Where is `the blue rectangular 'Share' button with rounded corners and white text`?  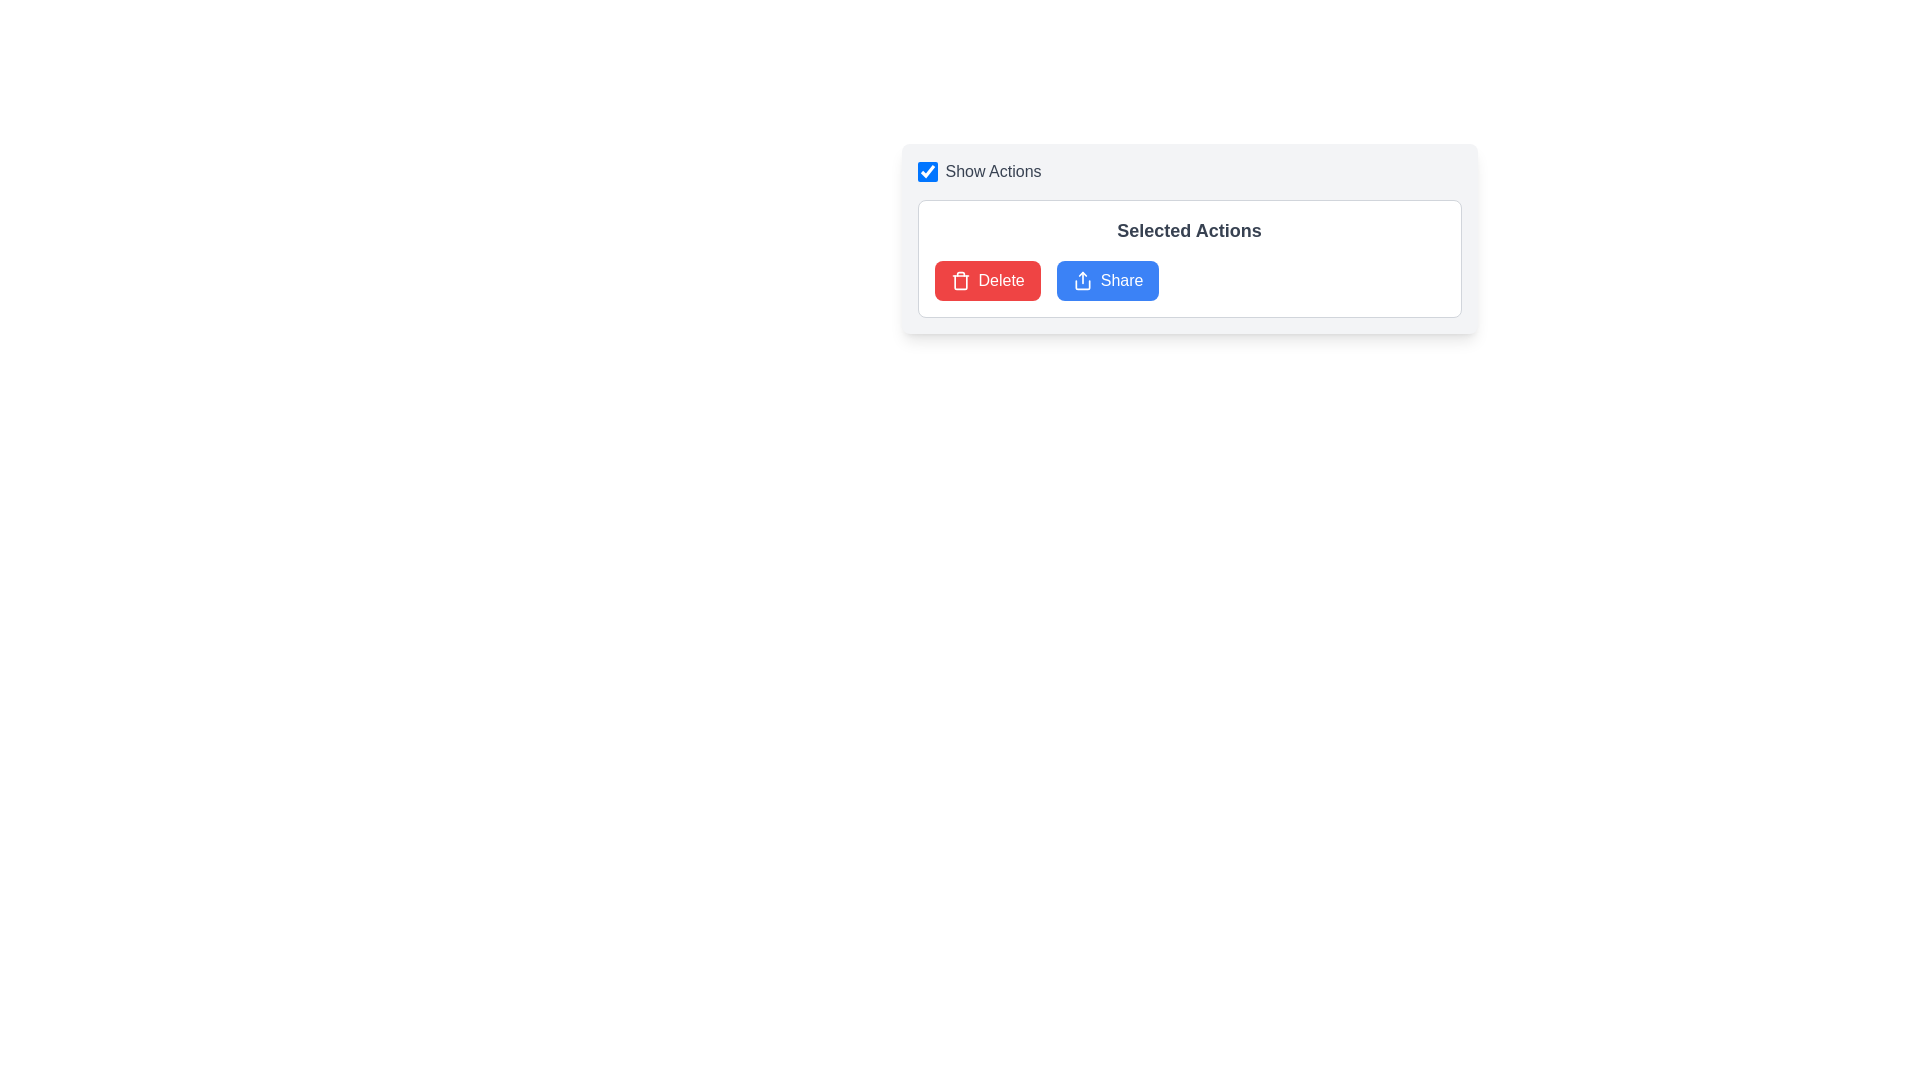
the blue rectangular 'Share' button with rounded corners and white text is located at coordinates (1107, 281).